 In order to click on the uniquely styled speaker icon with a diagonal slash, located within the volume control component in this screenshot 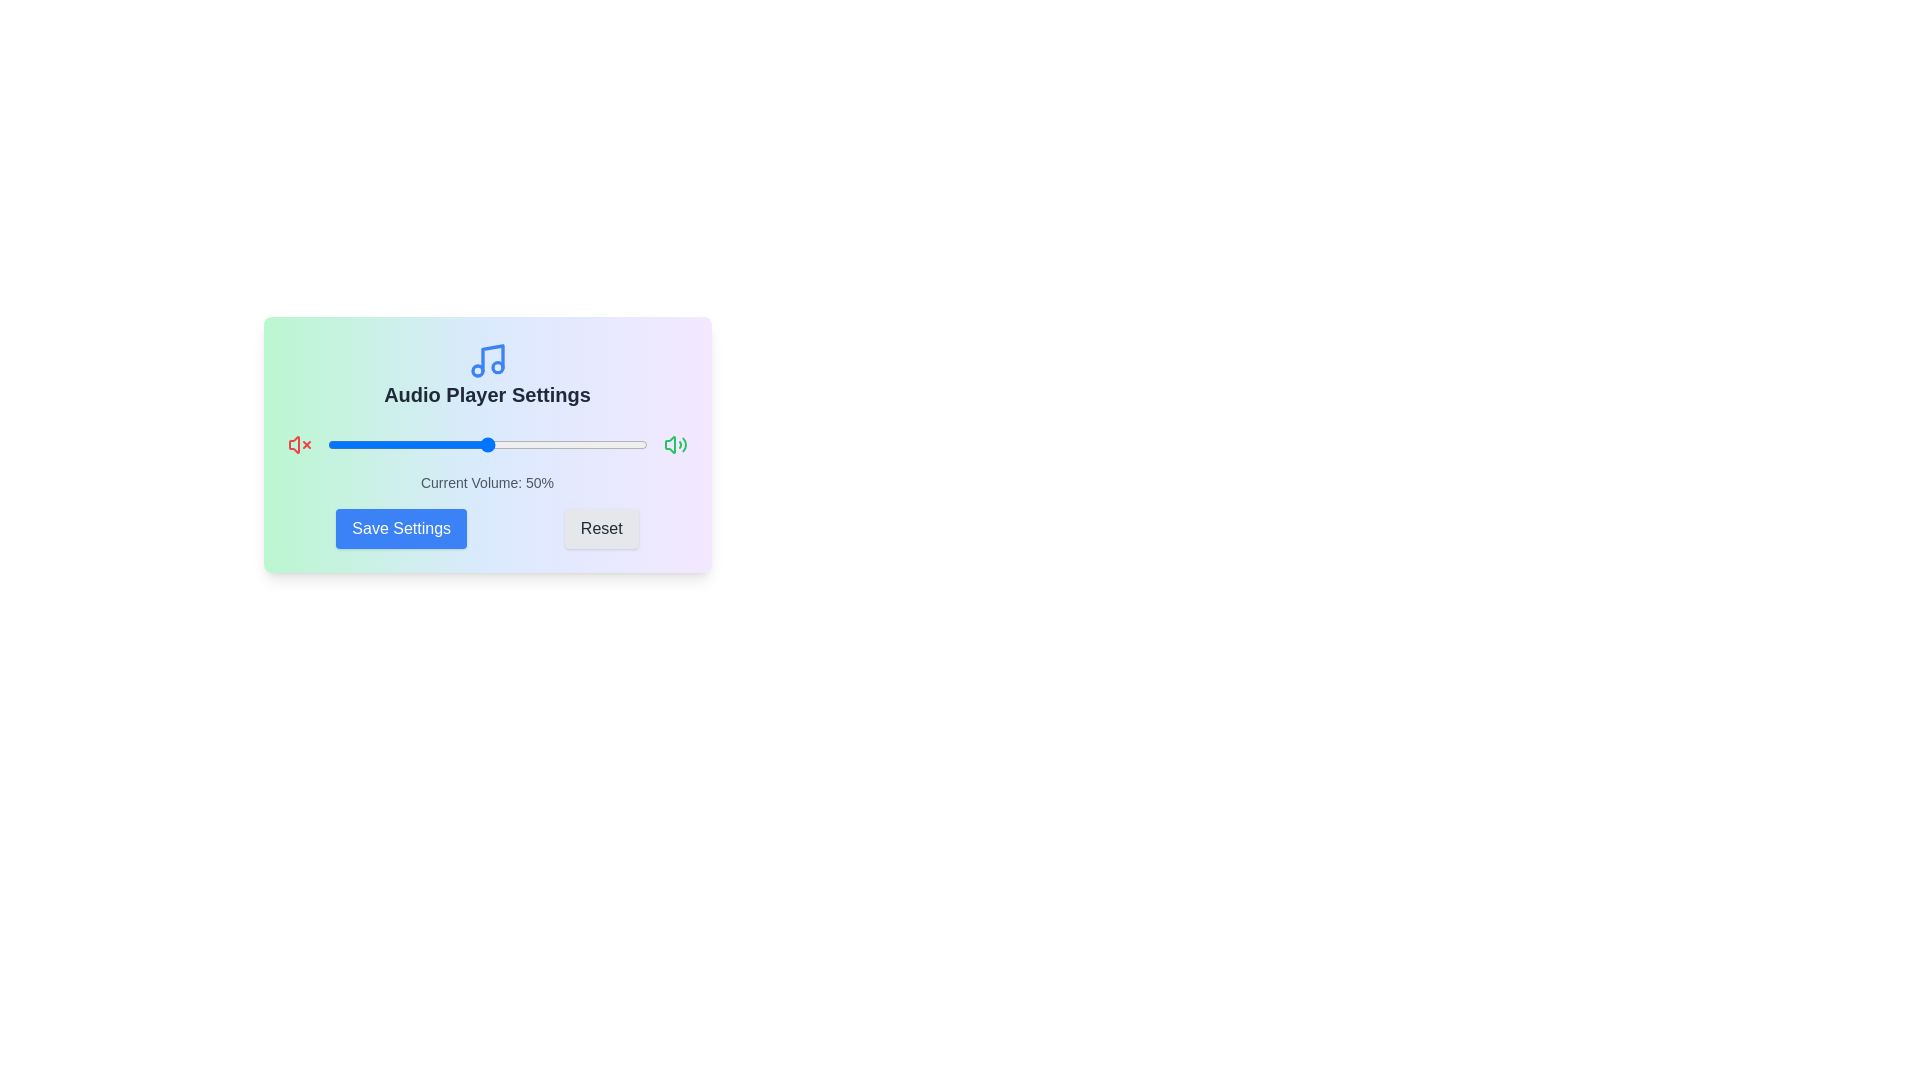, I will do `click(292, 443)`.